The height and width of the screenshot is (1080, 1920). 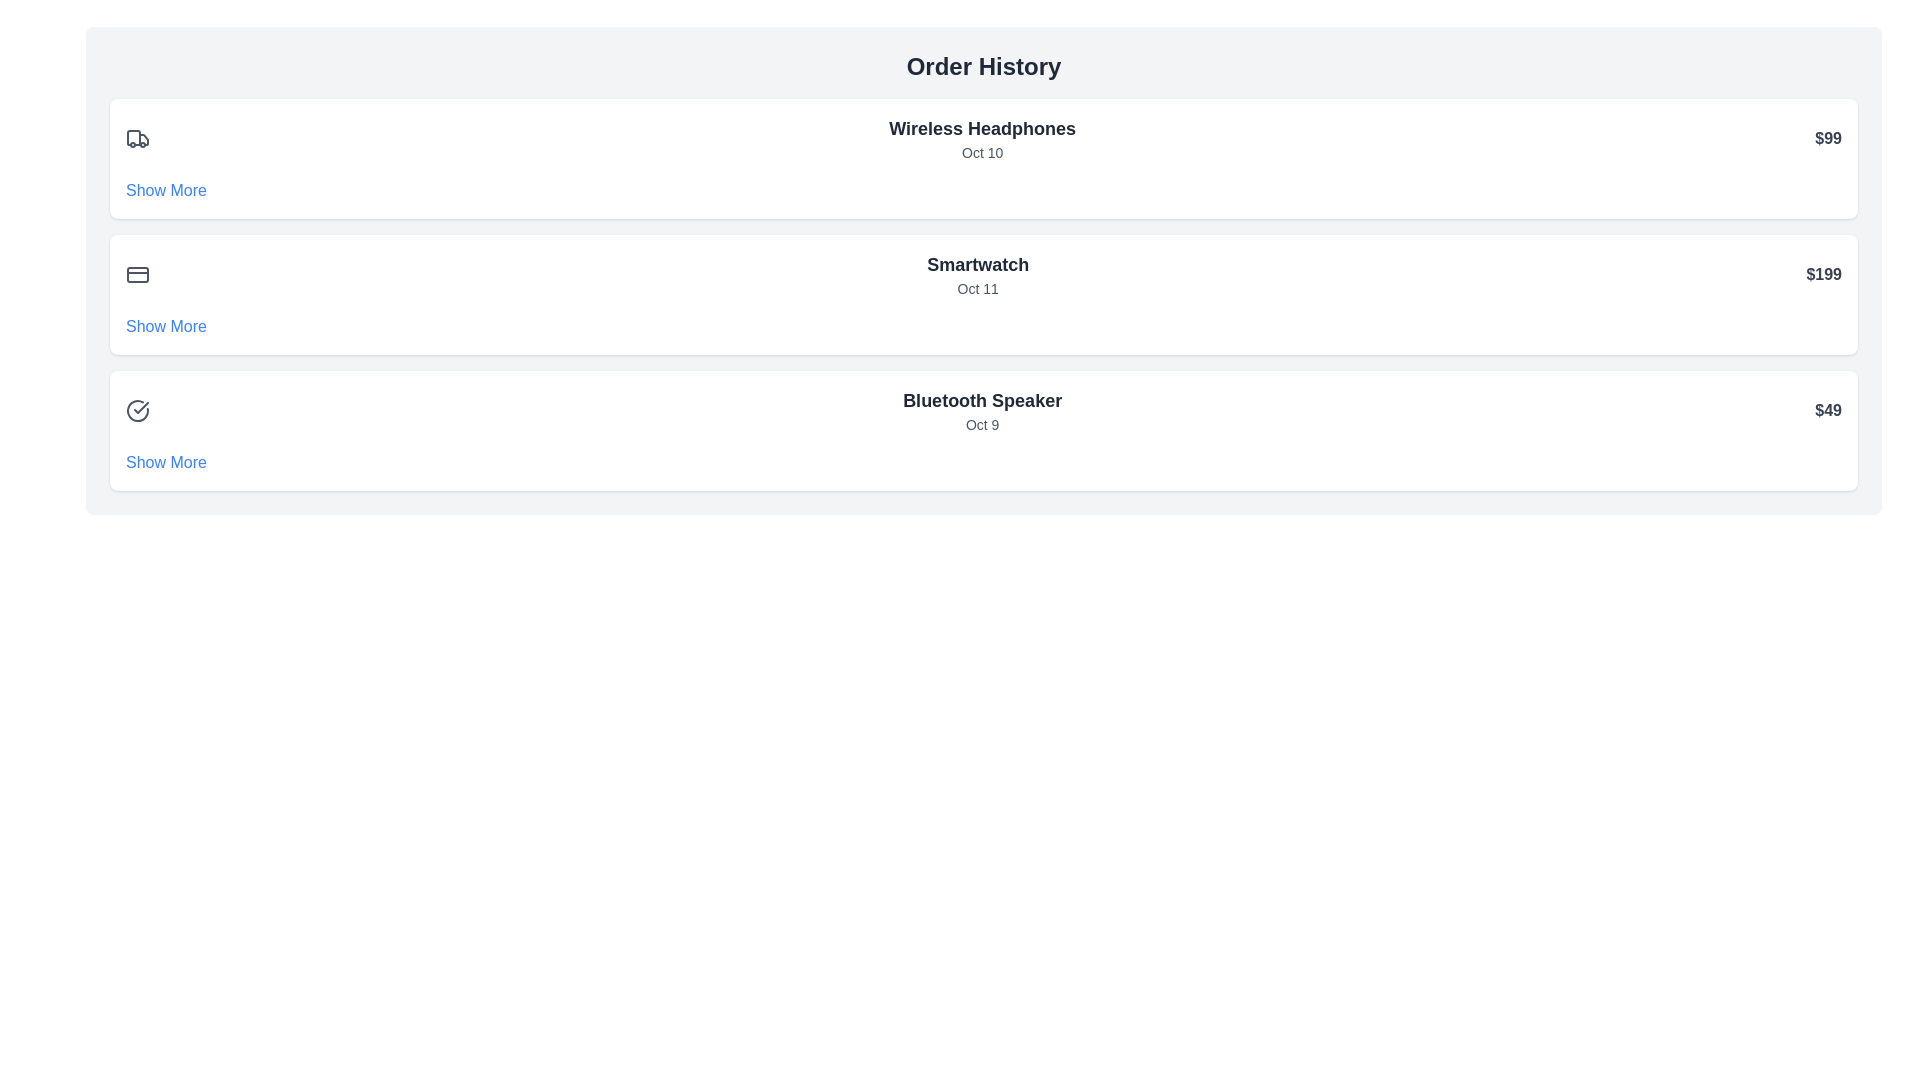 I want to click on the first item in the second card of the 'Order History' section, which displays details about an item including its name, date, and price, so click(x=983, y=274).